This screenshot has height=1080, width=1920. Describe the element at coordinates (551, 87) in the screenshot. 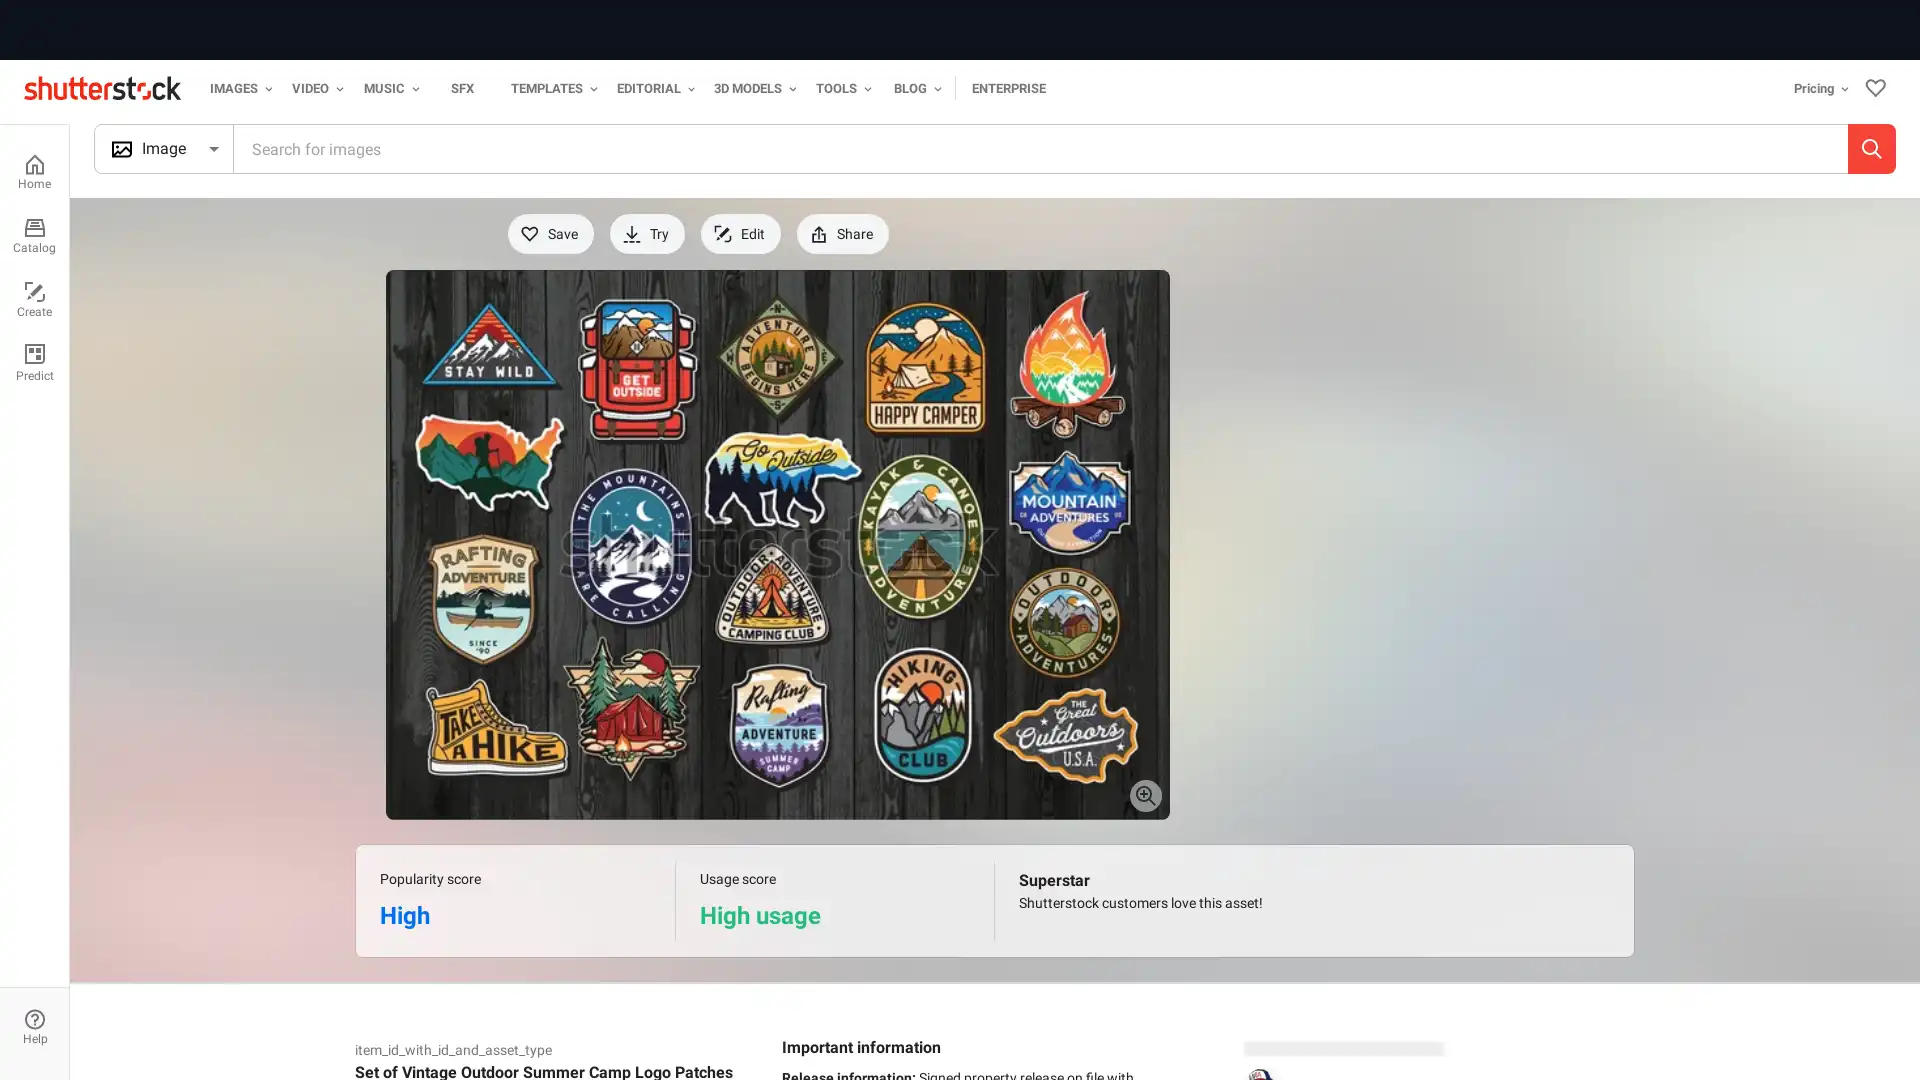

I see `Templates` at that location.